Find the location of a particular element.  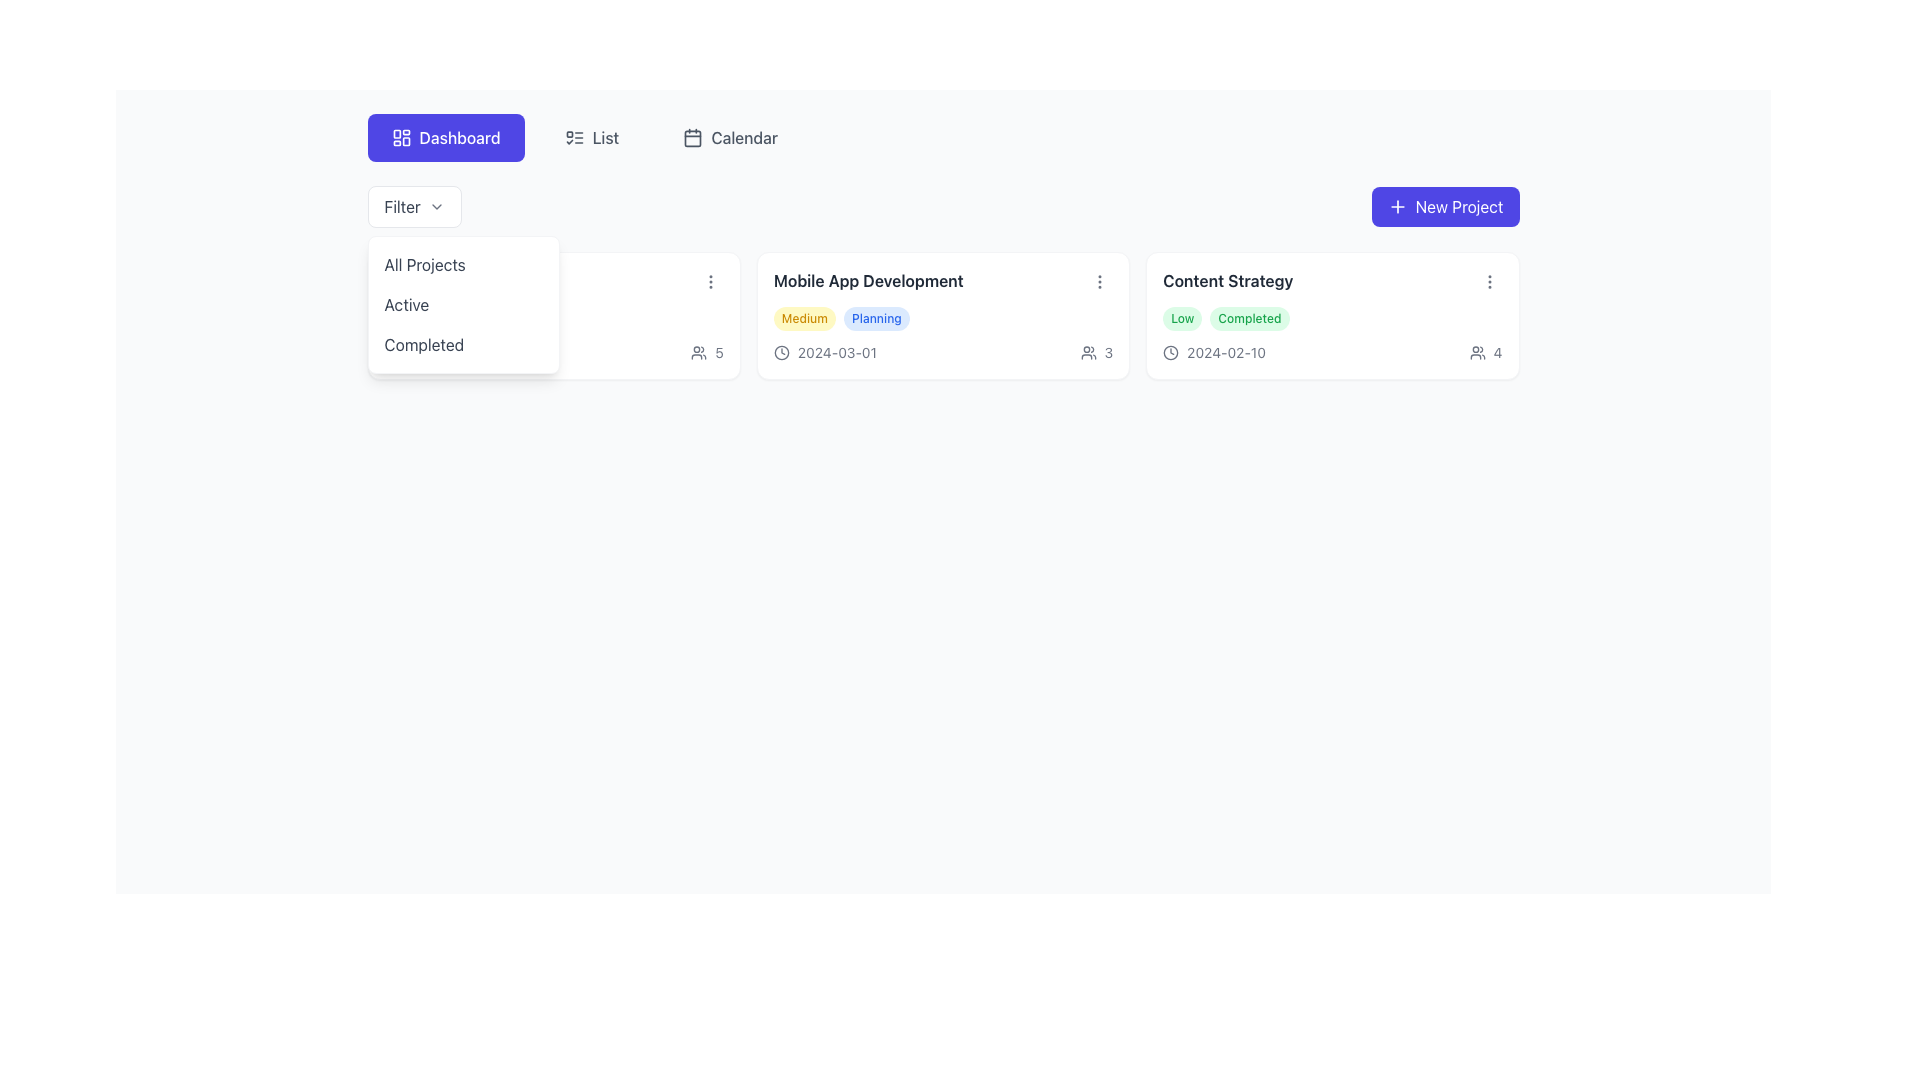

the Dropdown menu trigger located in the header section is located at coordinates (413, 207).